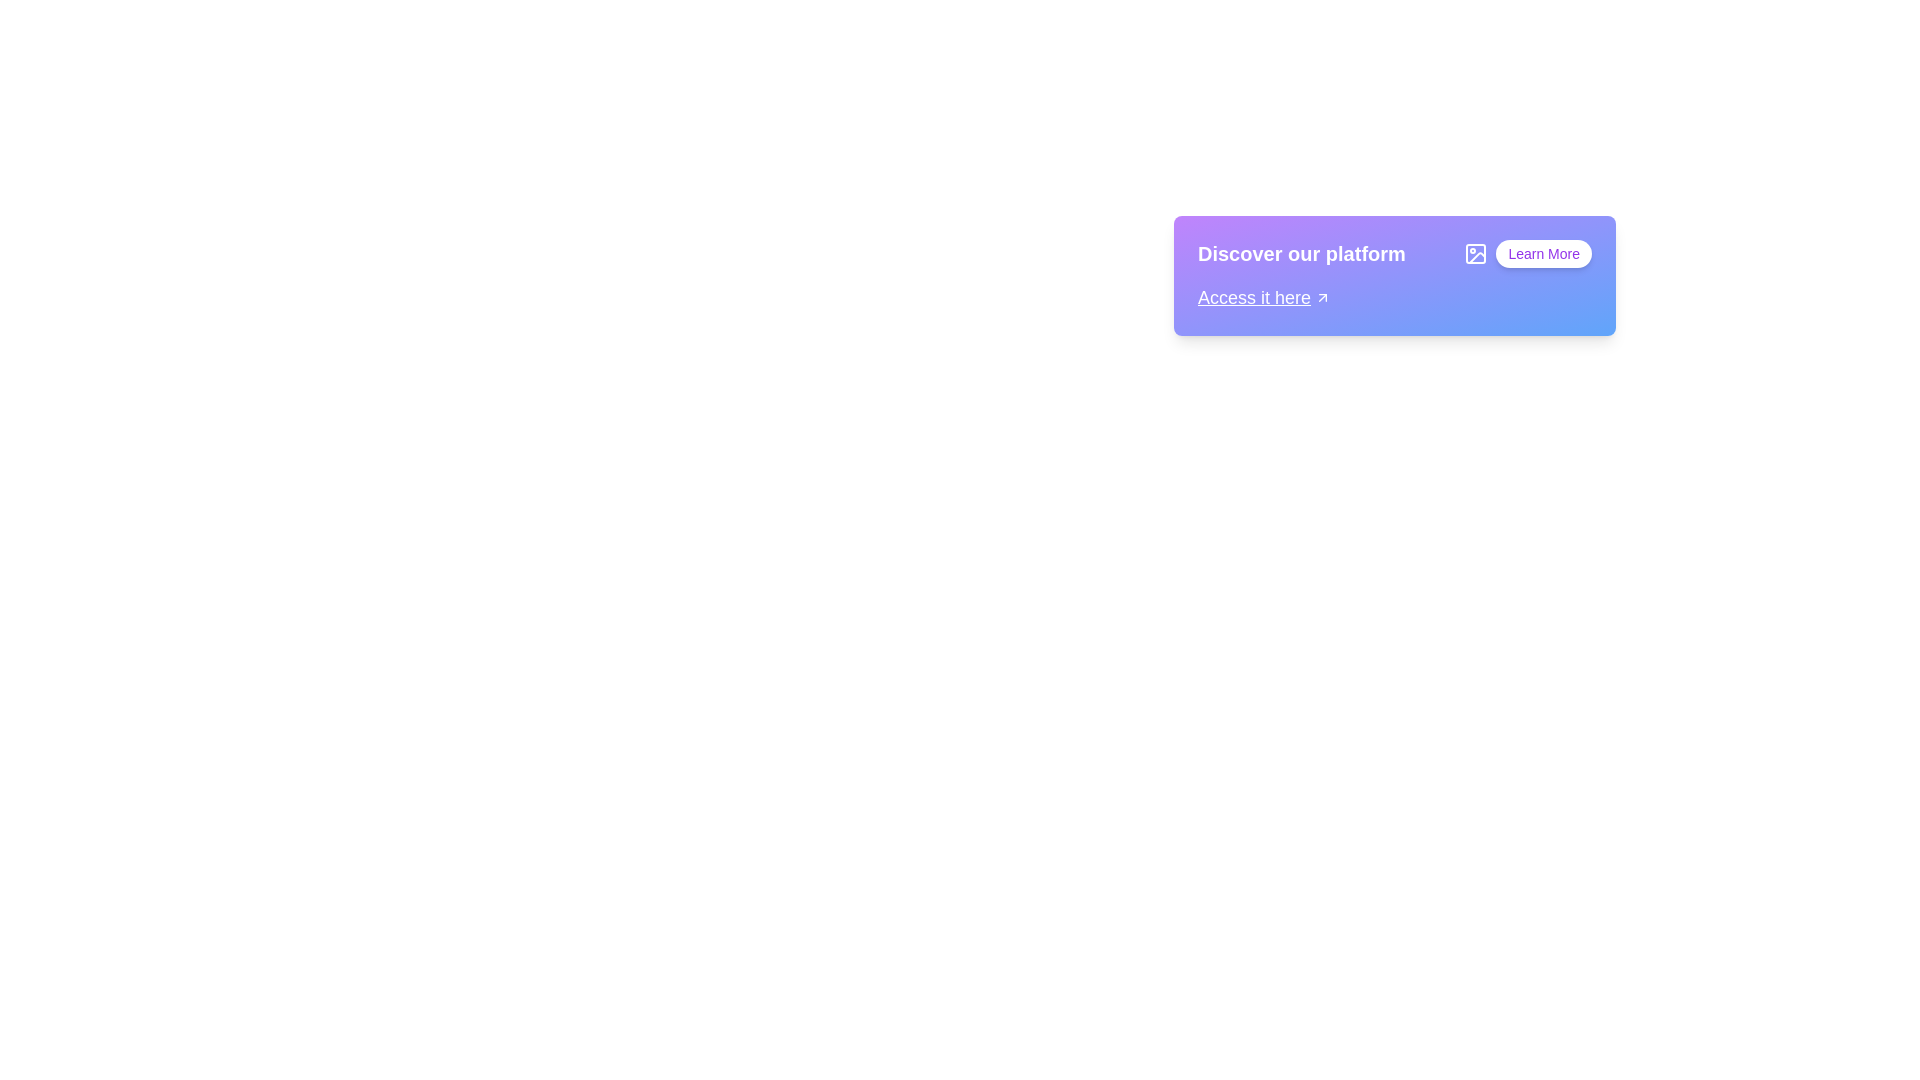 The height and width of the screenshot is (1080, 1920). Describe the element at coordinates (1476, 253) in the screenshot. I see `the small rounded rectangle within the SVG image frame, located near the top-right corner of the layout, just before the 'Learn More' button` at that location.